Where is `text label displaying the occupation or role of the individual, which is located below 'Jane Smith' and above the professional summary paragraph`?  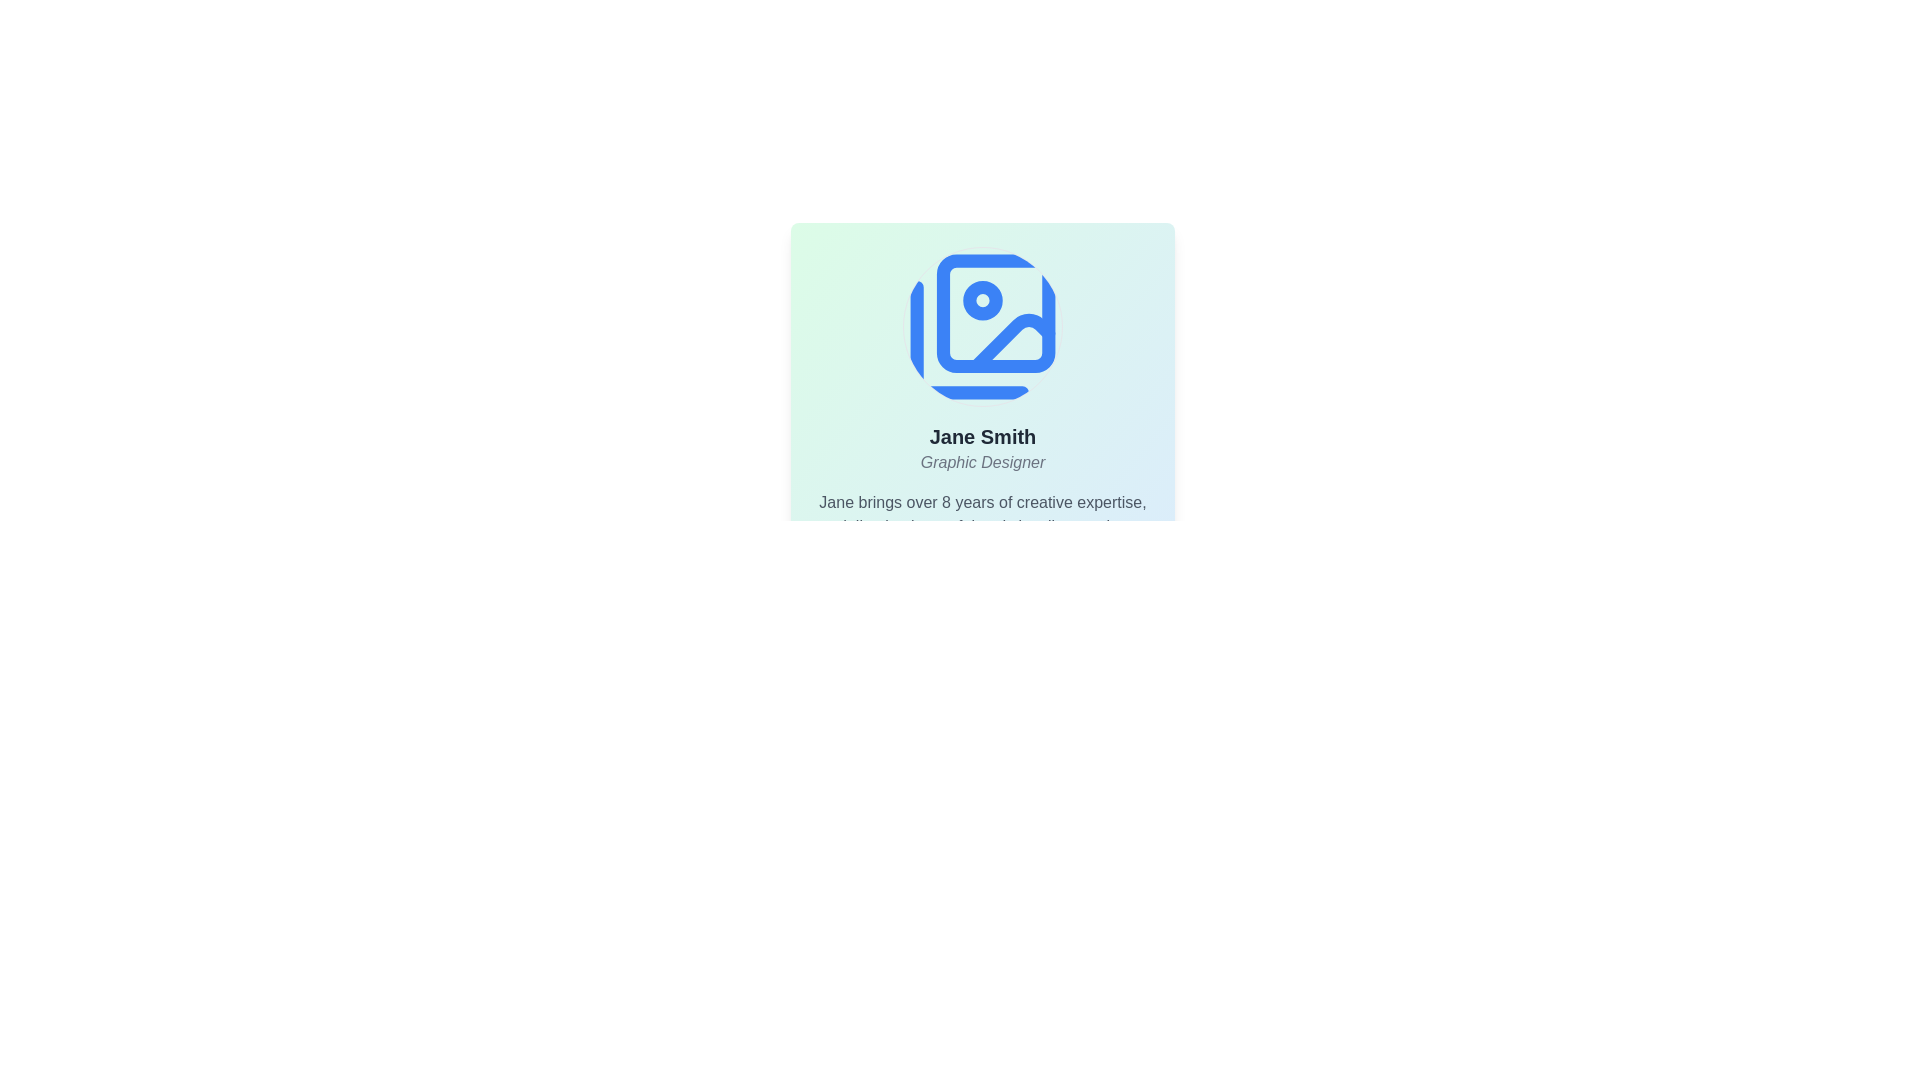
text label displaying the occupation or role of the individual, which is located below 'Jane Smith' and above the professional summary paragraph is located at coordinates (983, 462).